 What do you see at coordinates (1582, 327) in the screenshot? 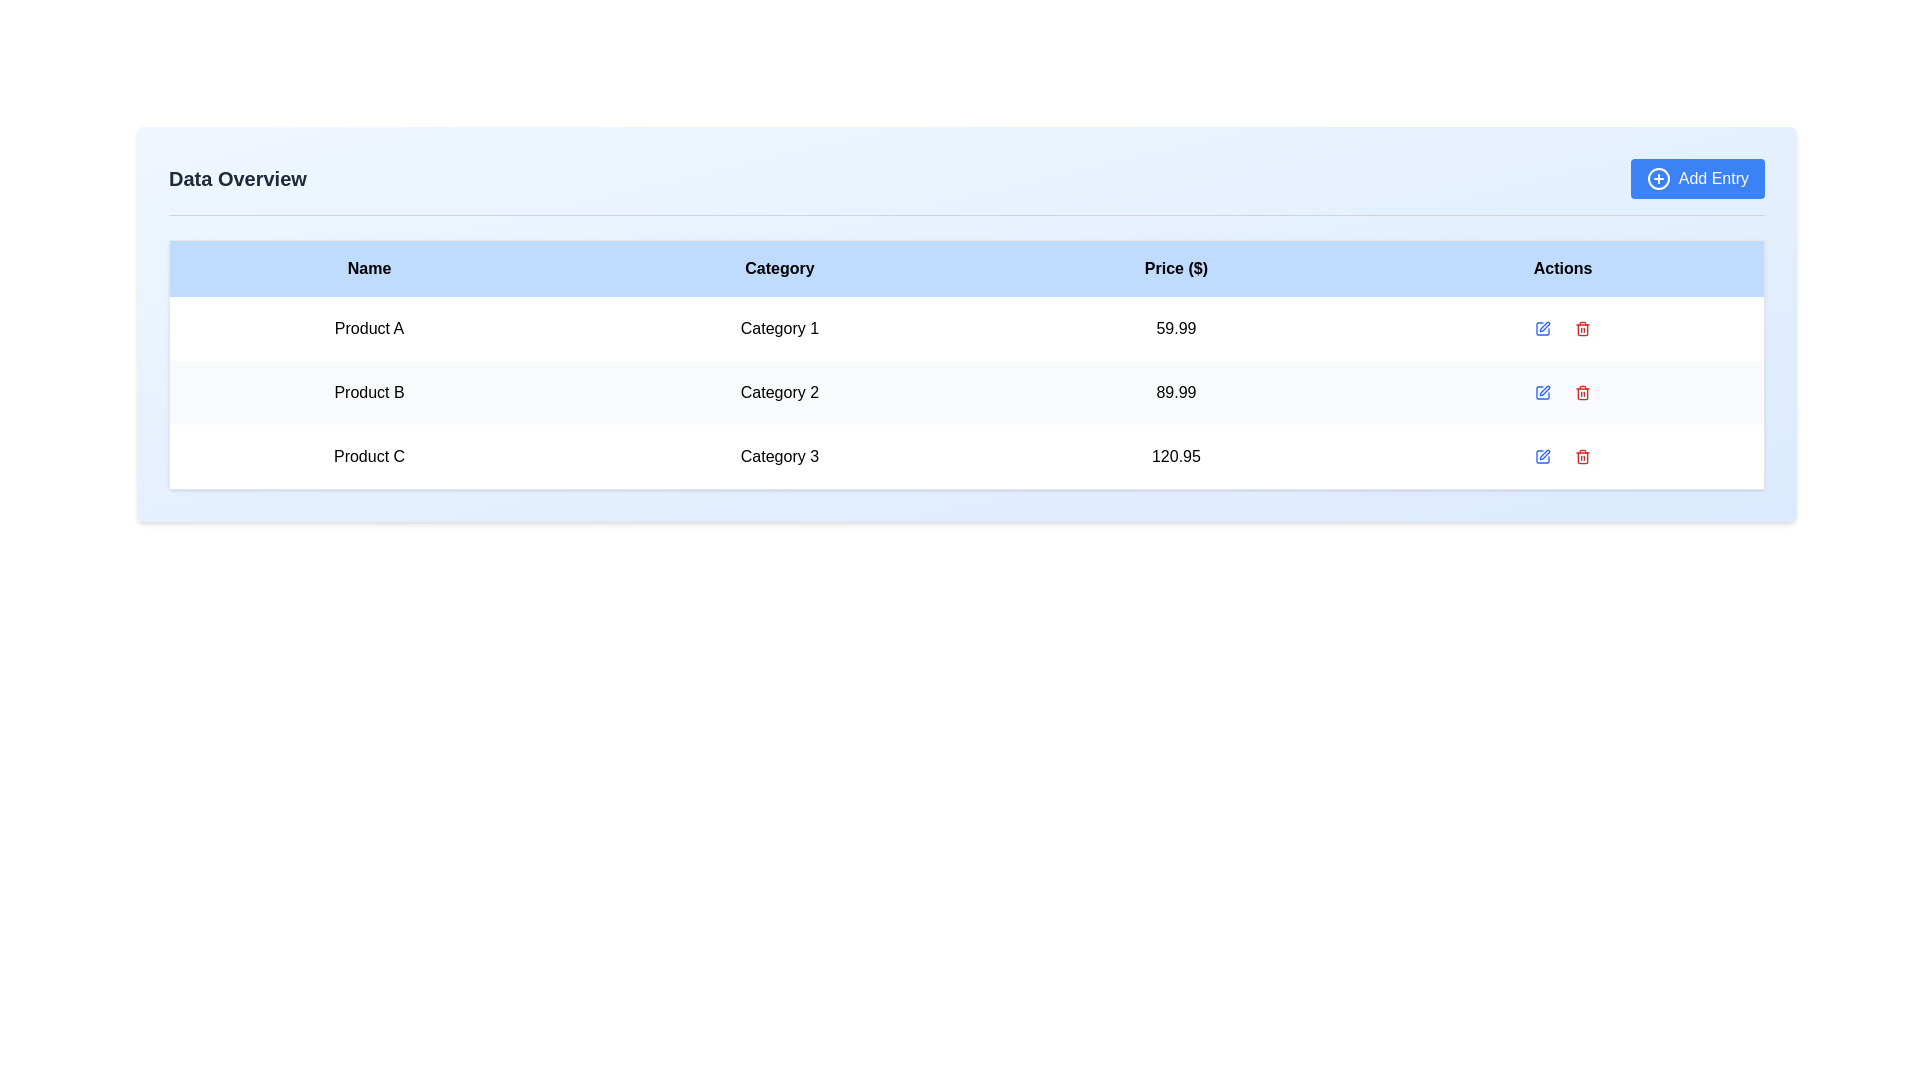
I see `the trash bin icon in the Actions column for 'Product B'` at bounding box center [1582, 327].